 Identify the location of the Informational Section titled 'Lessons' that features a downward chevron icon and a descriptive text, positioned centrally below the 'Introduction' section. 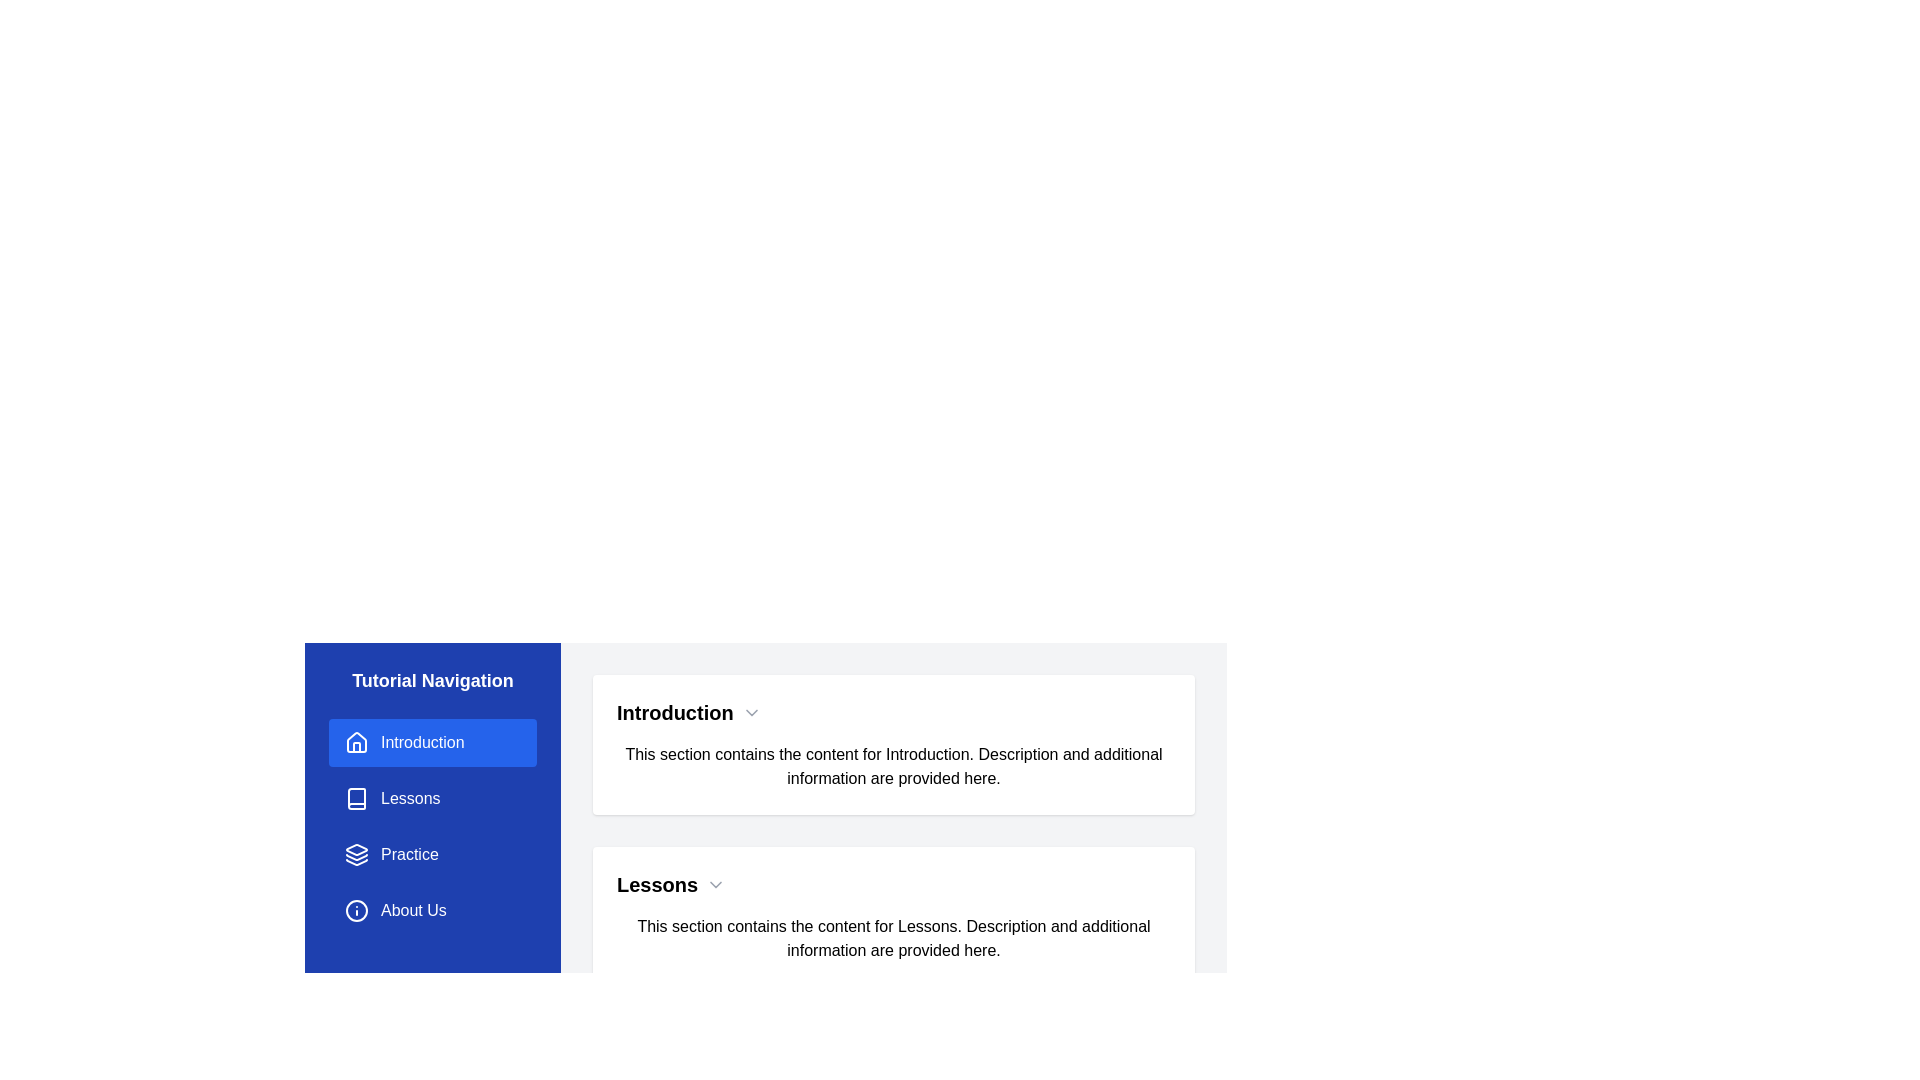
(892, 917).